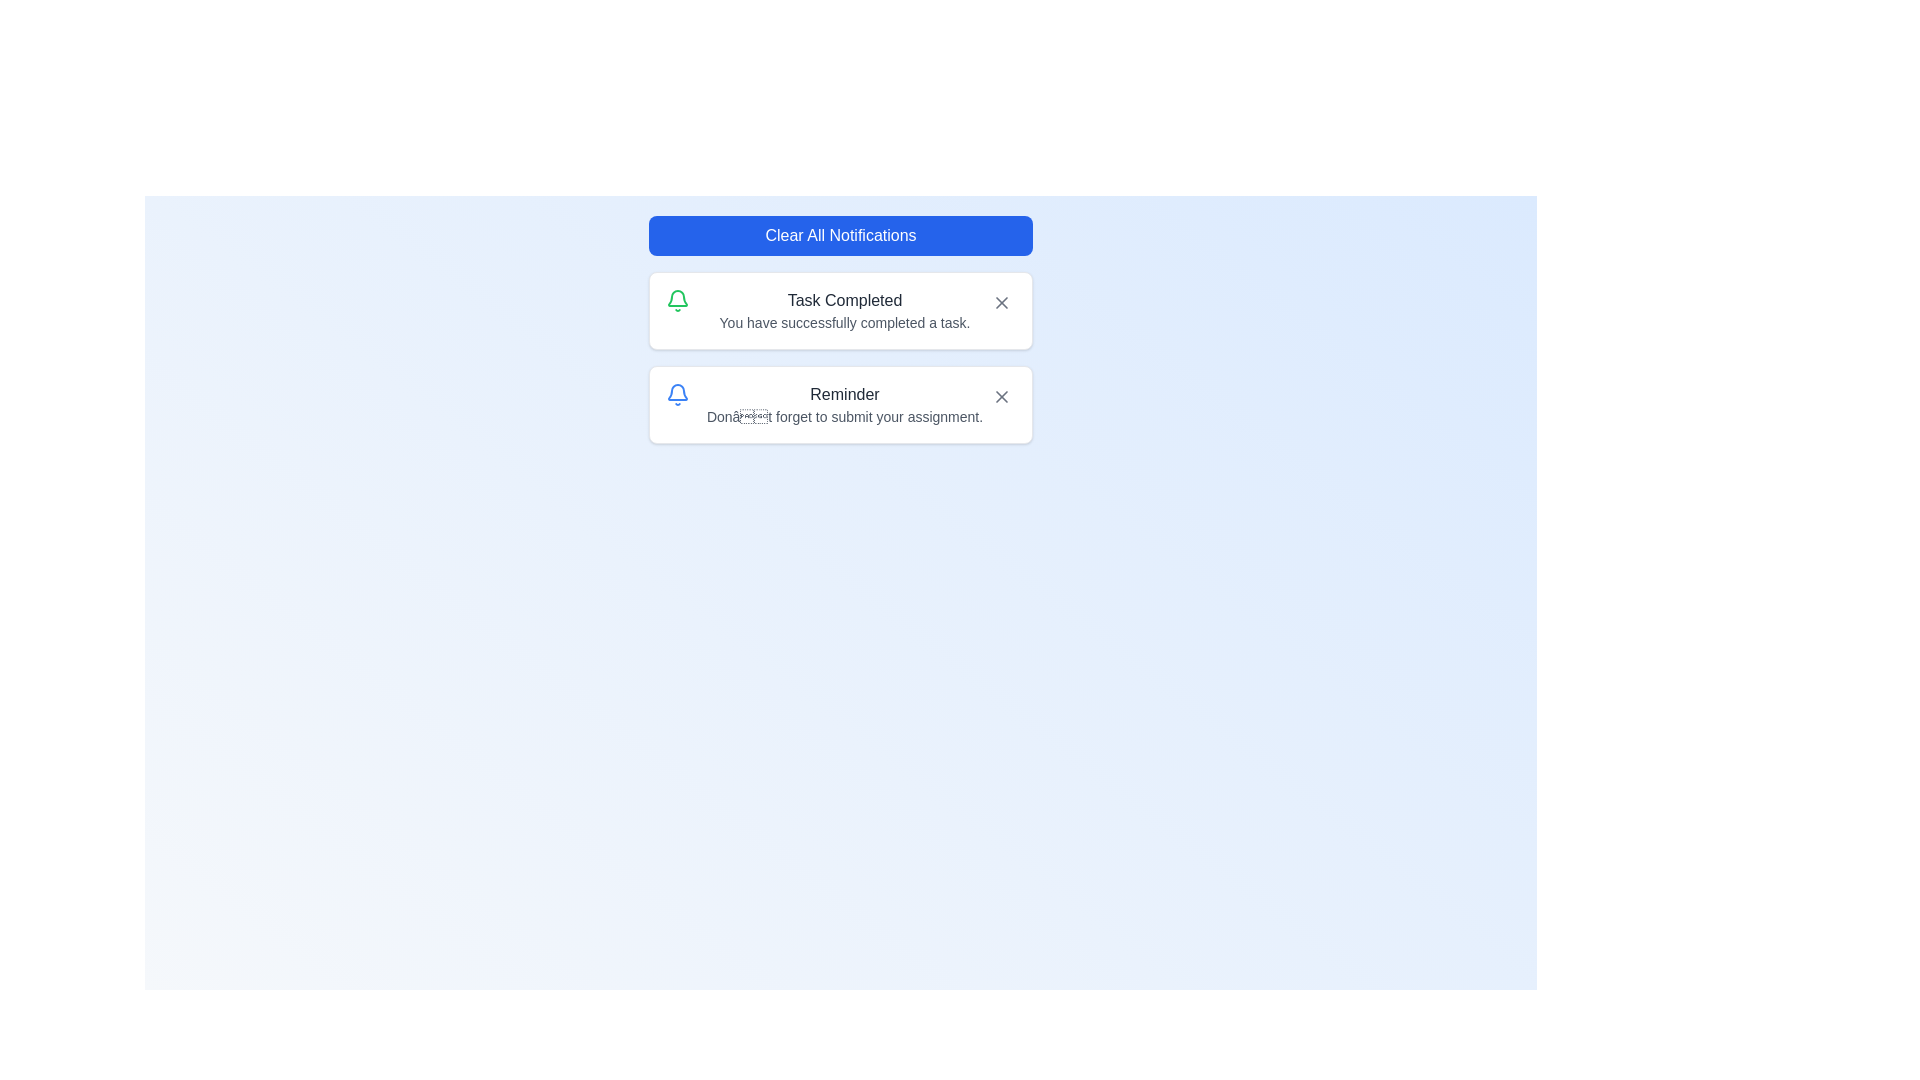 The image size is (1920, 1080). What do you see at coordinates (844, 405) in the screenshot?
I see `the reminder message text block located within the notification box, which emphasizes the need to submit an assignment` at bounding box center [844, 405].